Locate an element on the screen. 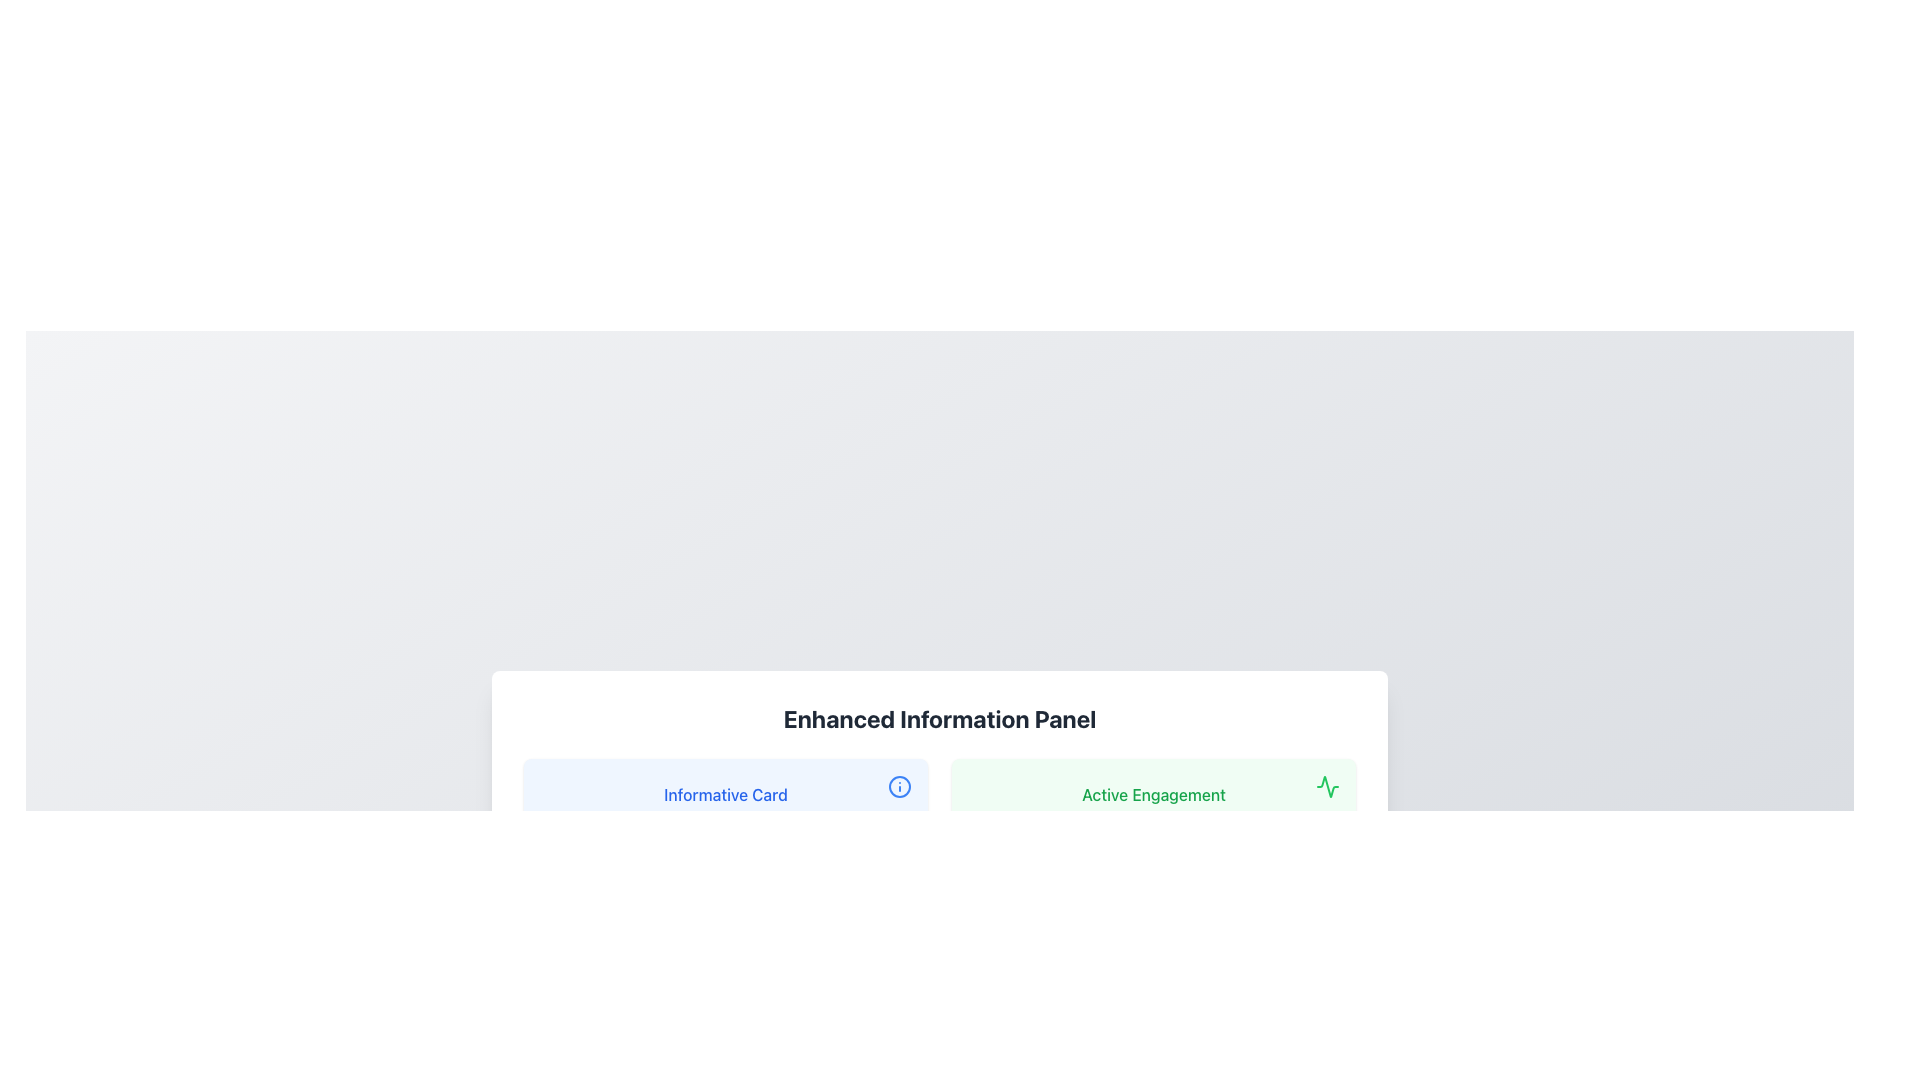  the Text Label in the Enhanced Information Panel, which serves as a title or header for its corresponding section, located at the top right segment above the description text and to the left of a small green circular icon is located at coordinates (1153, 793).